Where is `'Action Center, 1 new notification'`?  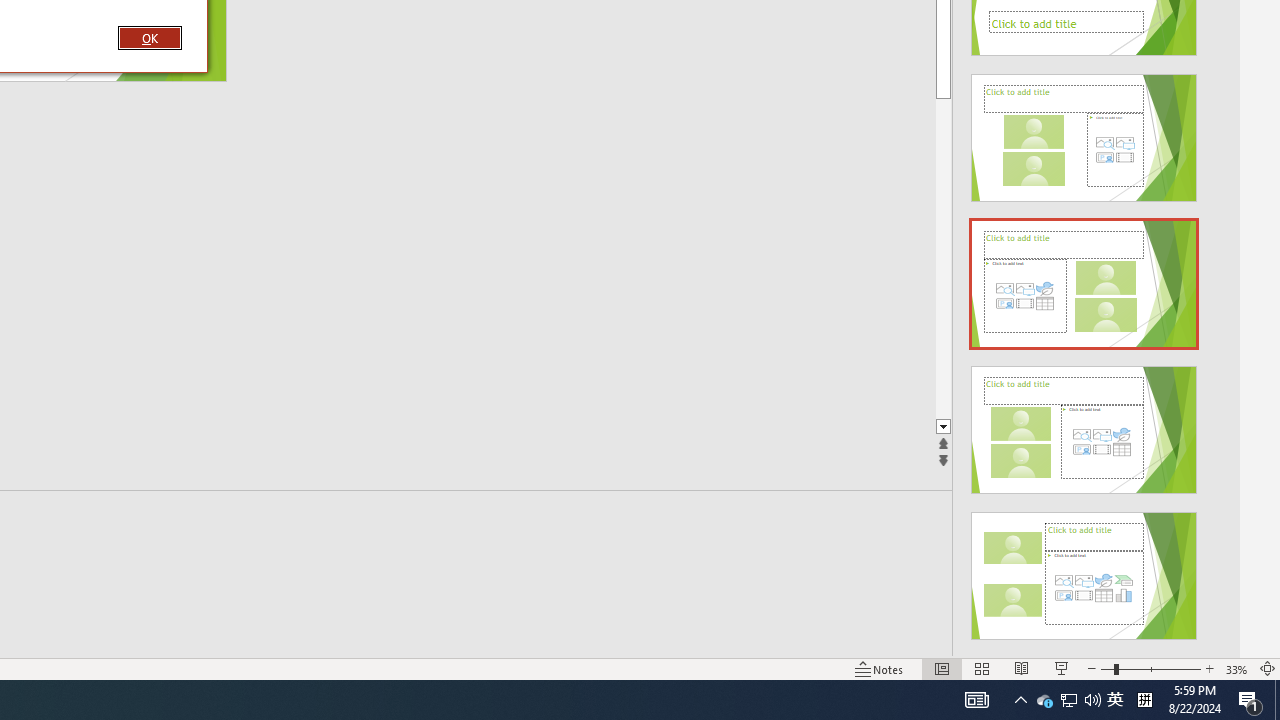 'Action Center, 1 new notification' is located at coordinates (1250, 698).